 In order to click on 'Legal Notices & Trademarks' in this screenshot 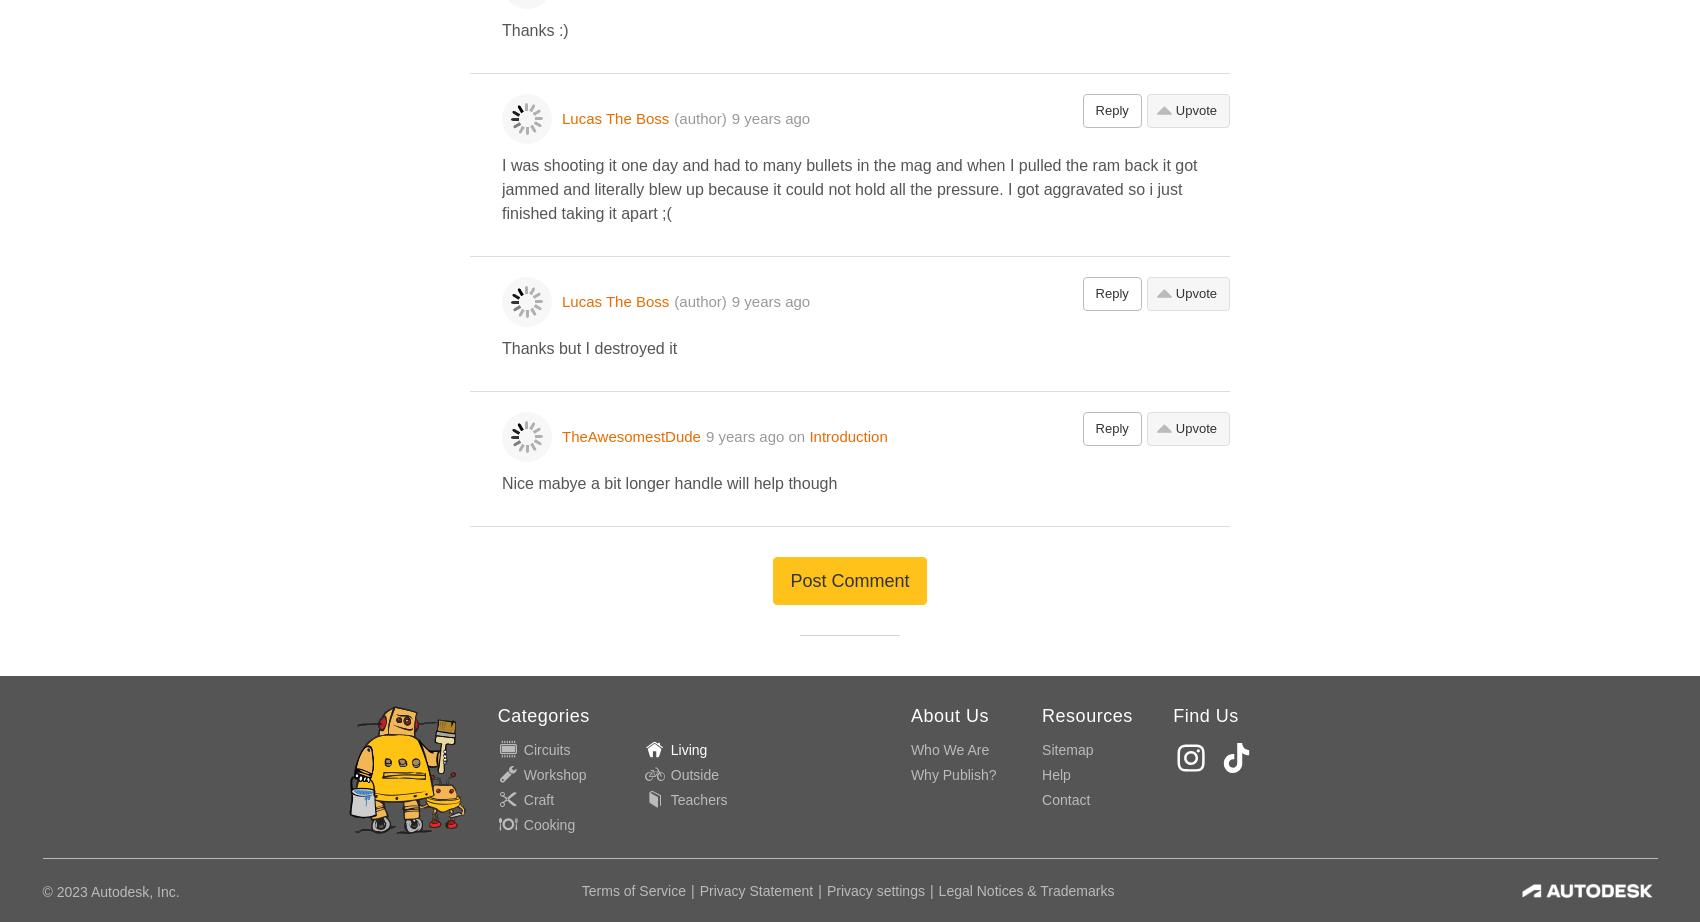, I will do `click(1024, 890)`.